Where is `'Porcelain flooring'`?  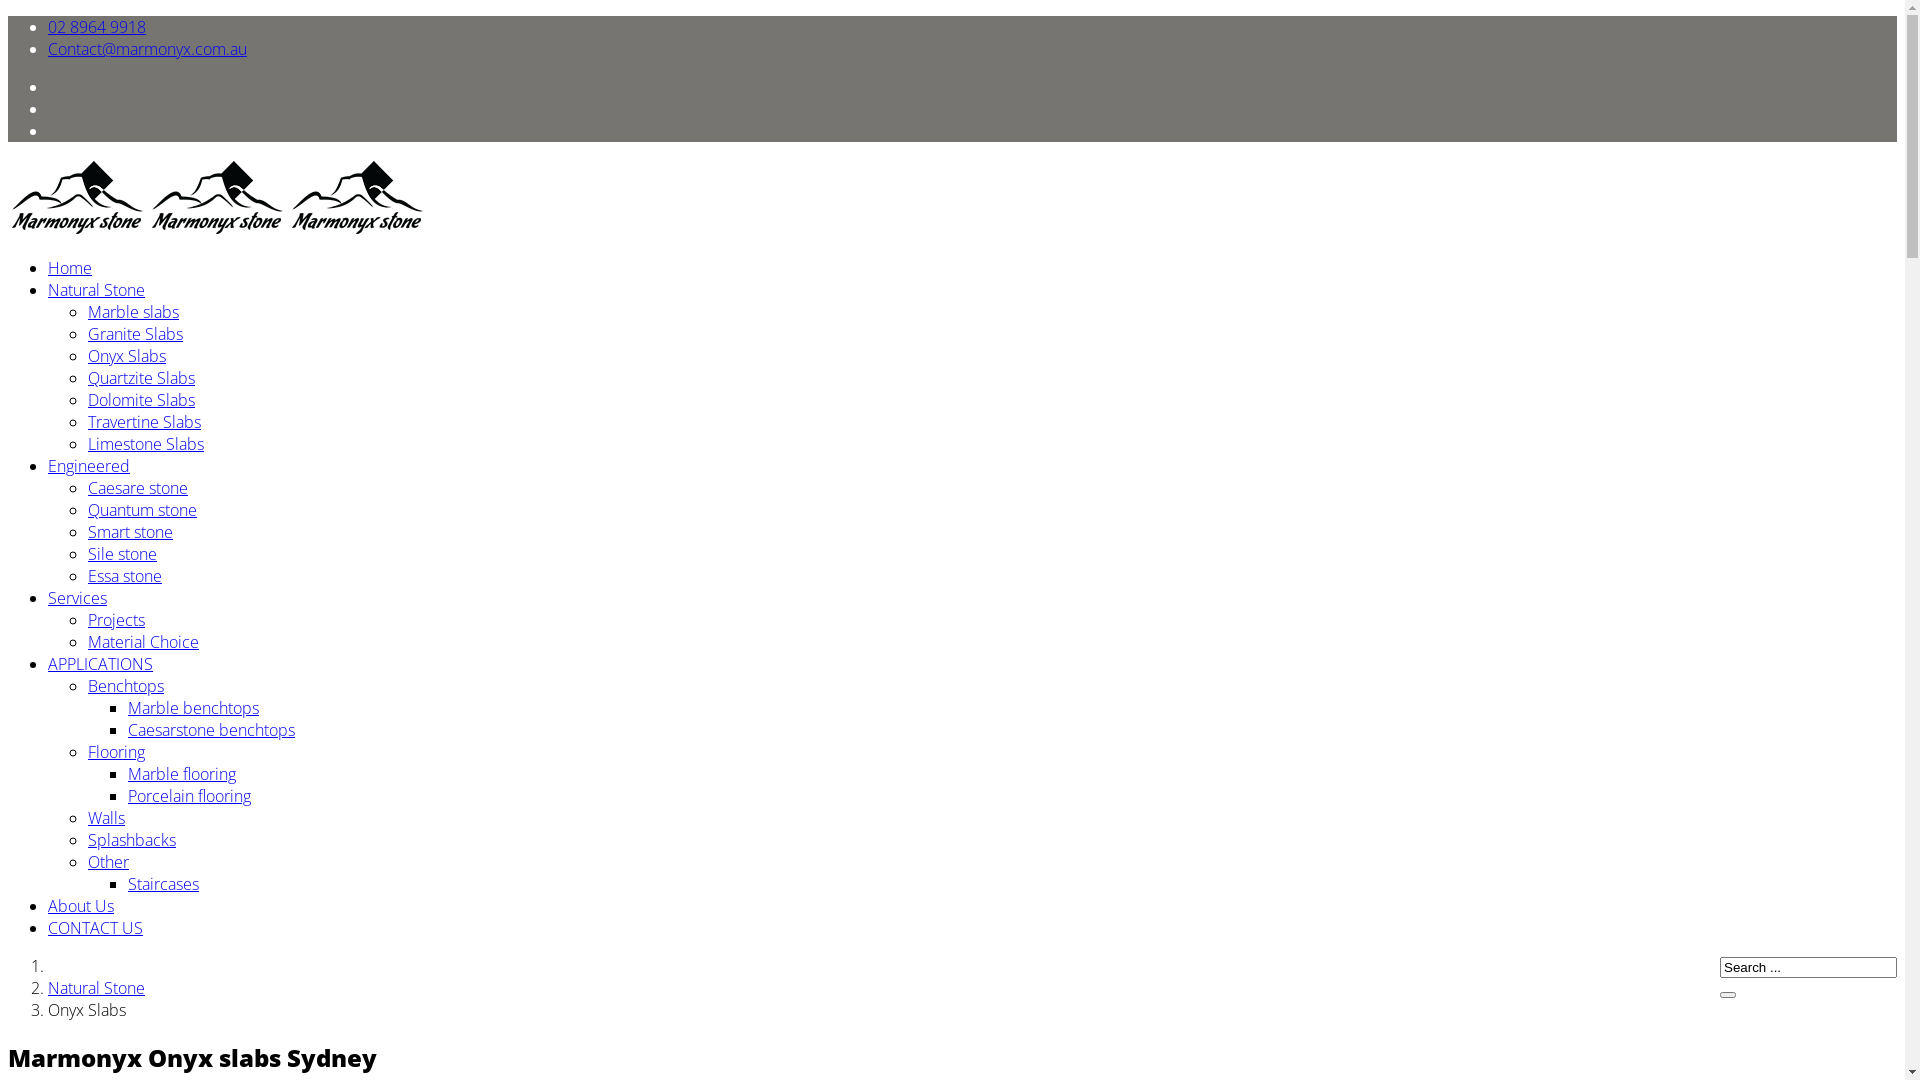 'Porcelain flooring' is located at coordinates (189, 794).